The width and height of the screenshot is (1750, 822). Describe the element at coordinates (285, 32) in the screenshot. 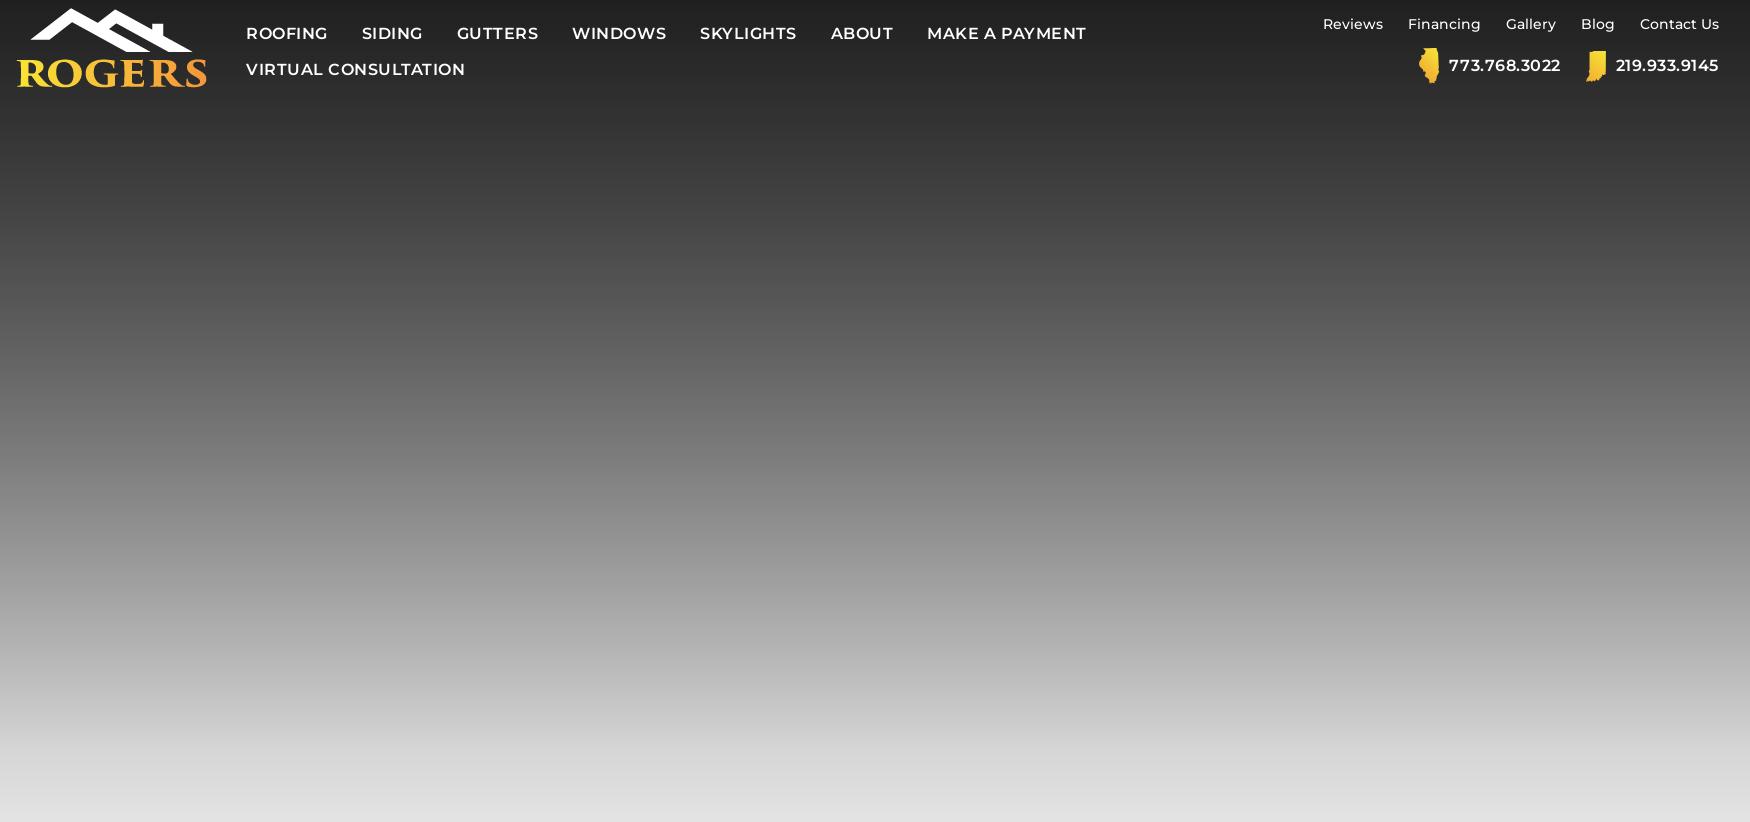

I see `'Roofing'` at that location.